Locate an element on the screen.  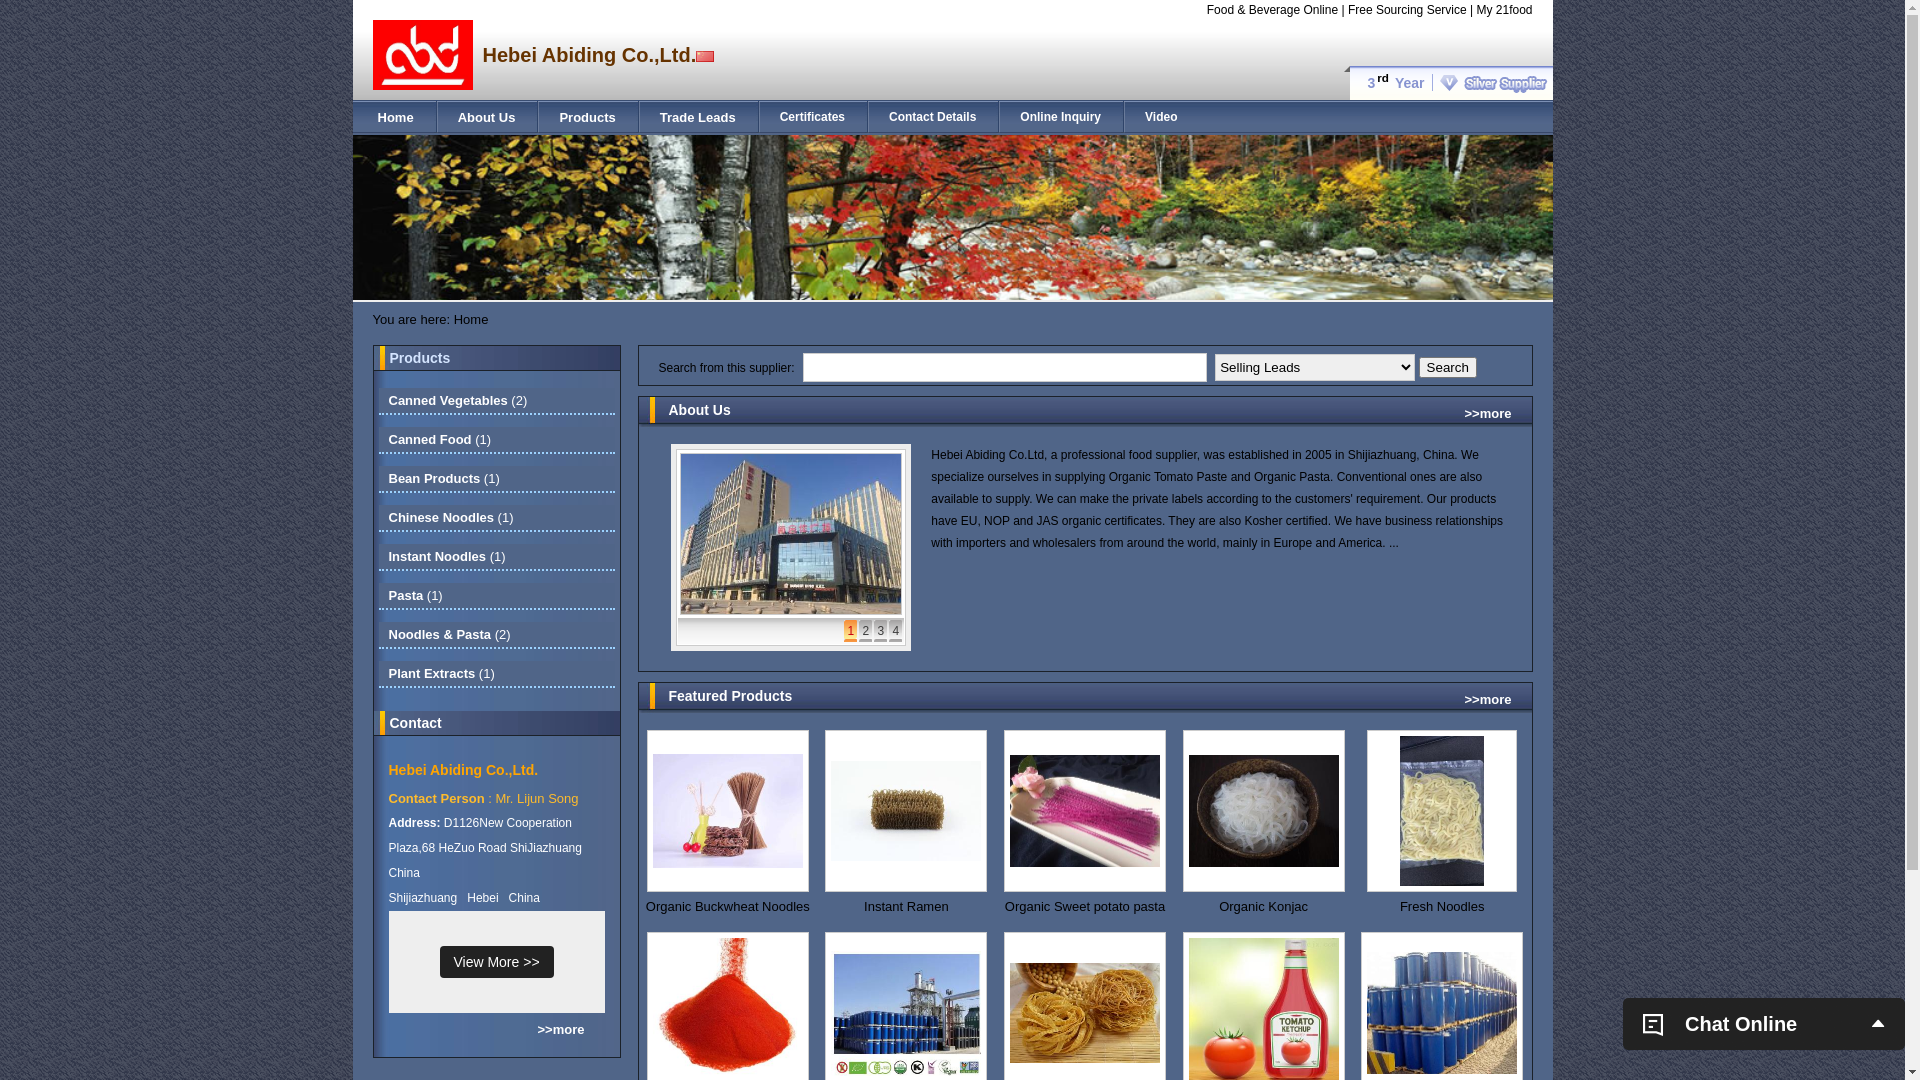
'Free Sourcing Service' is located at coordinates (1406, 10).